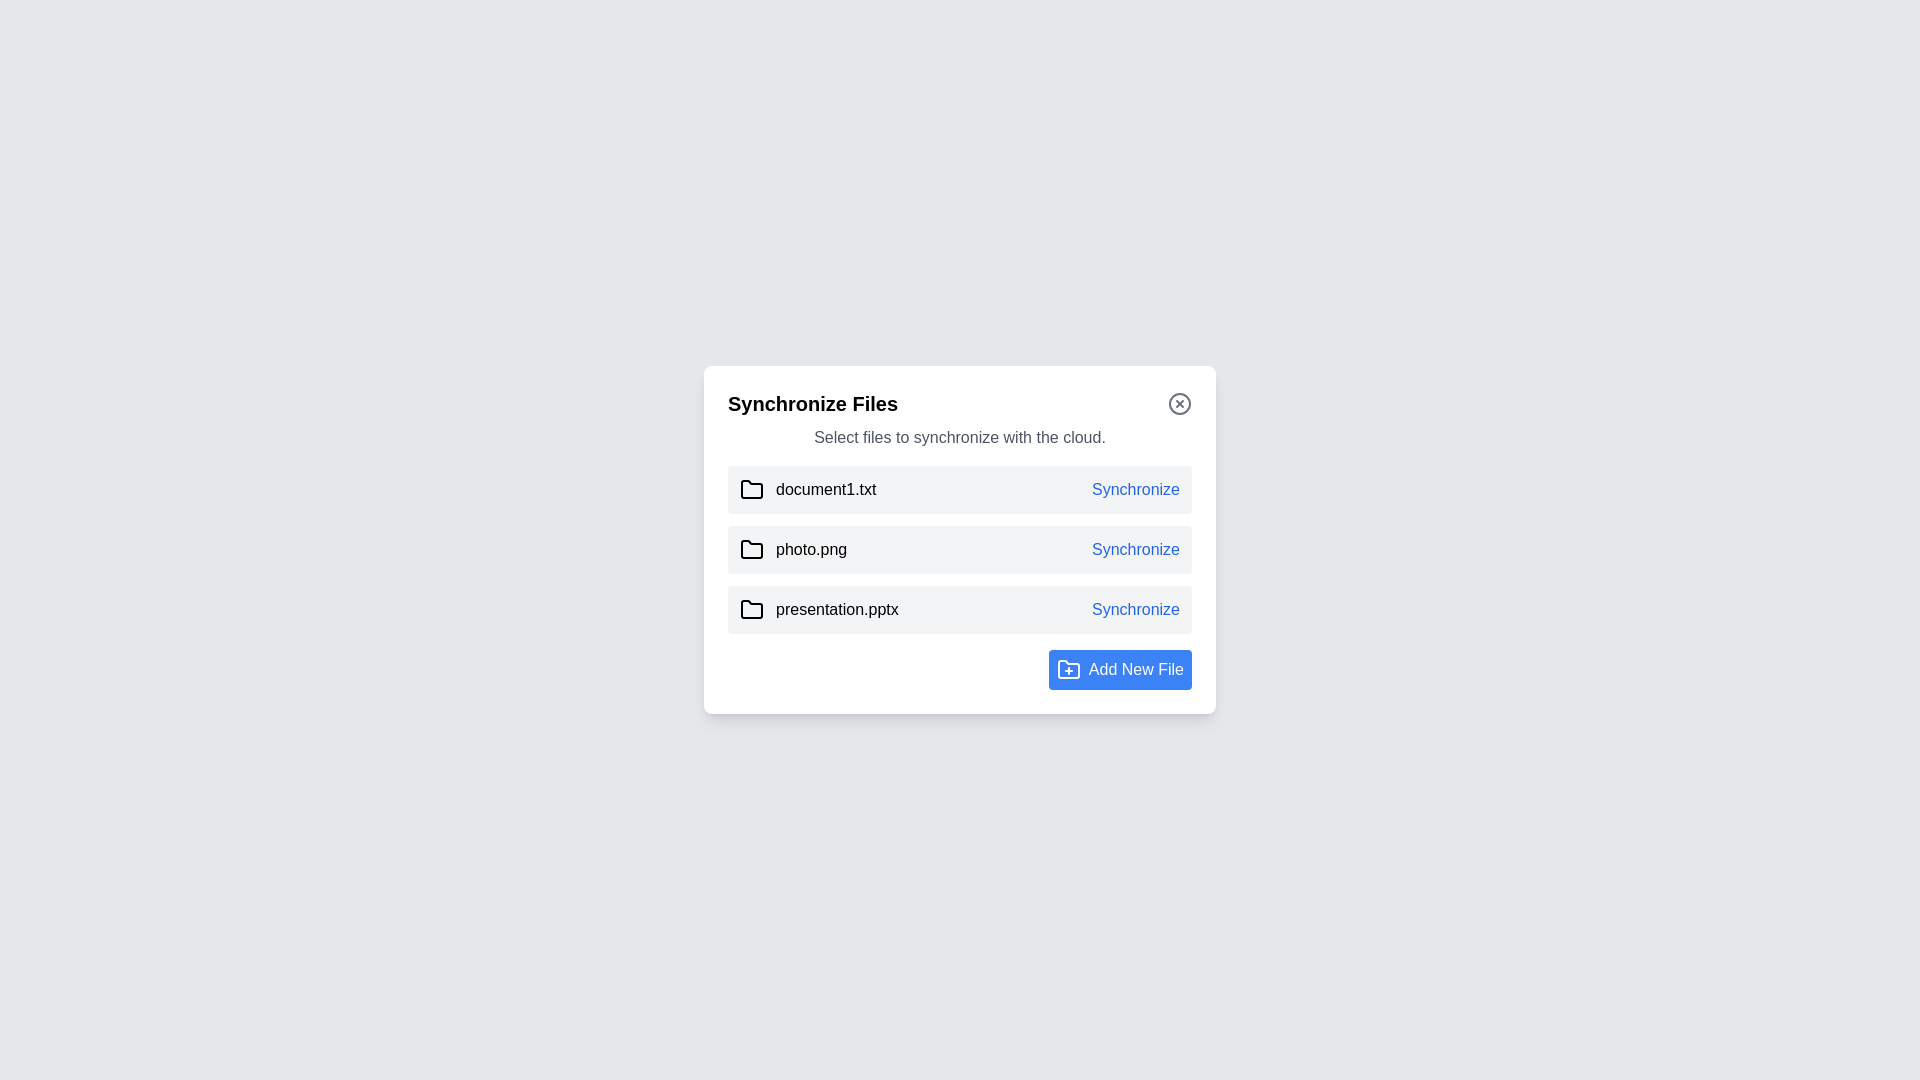 This screenshot has height=1080, width=1920. I want to click on the 'Add New File' button to initiate the file addition process, so click(1118, 670).